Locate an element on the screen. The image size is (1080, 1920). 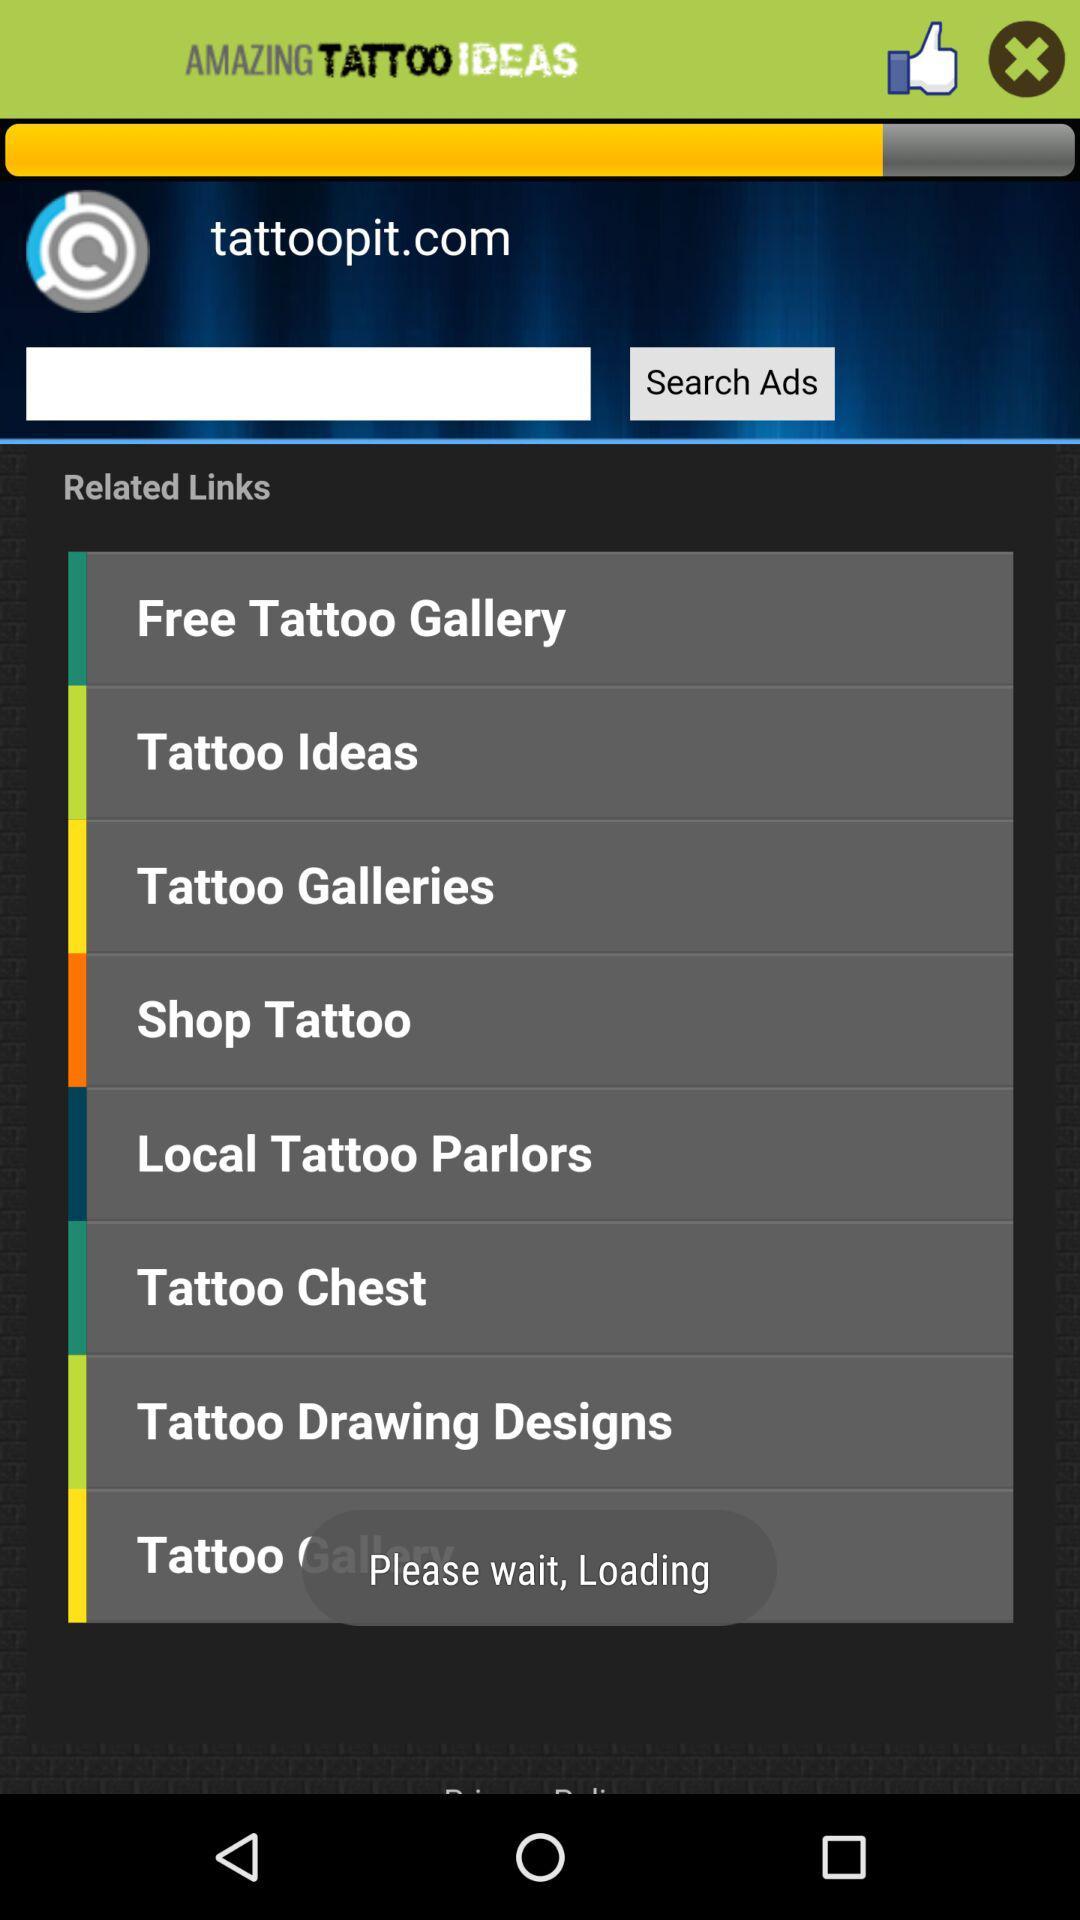
press like is located at coordinates (922, 58).